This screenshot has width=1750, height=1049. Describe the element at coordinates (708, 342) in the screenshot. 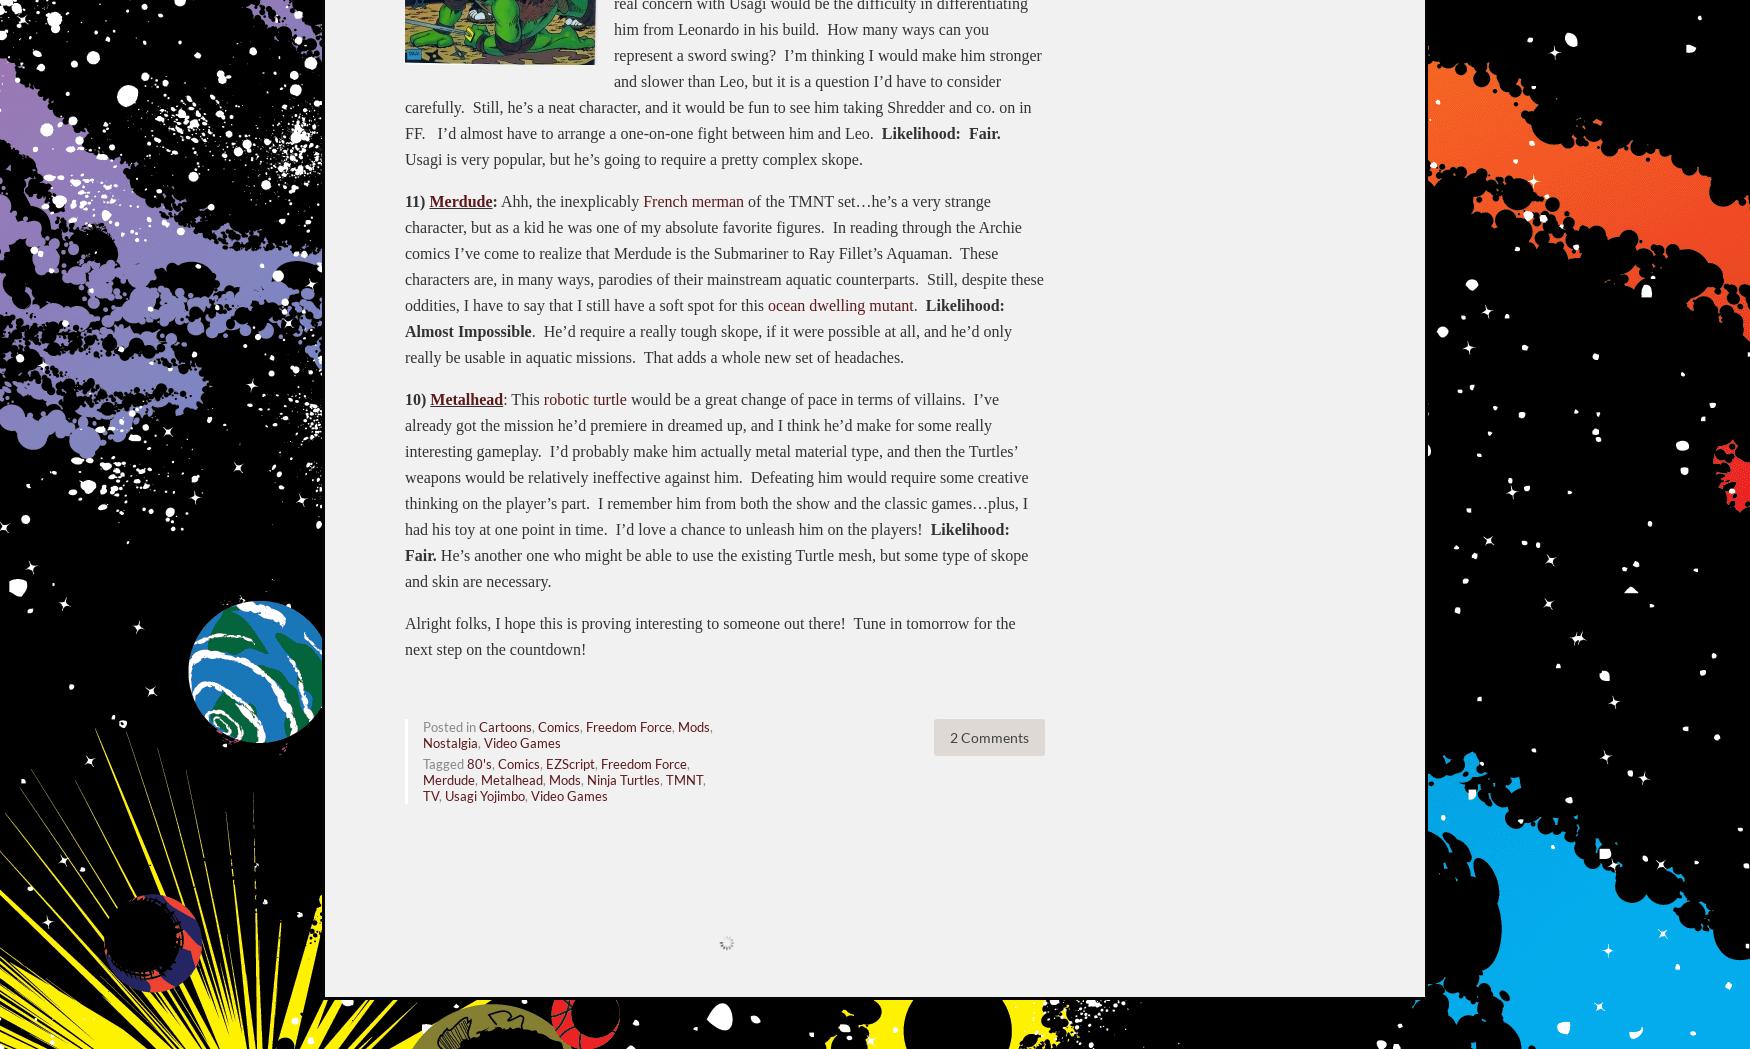

I see `'.  He’d require a really tough skope, if it were possible at all, and he’d only really be usable in aquatic missions.  That adds a whole new set of headaches.'` at that location.